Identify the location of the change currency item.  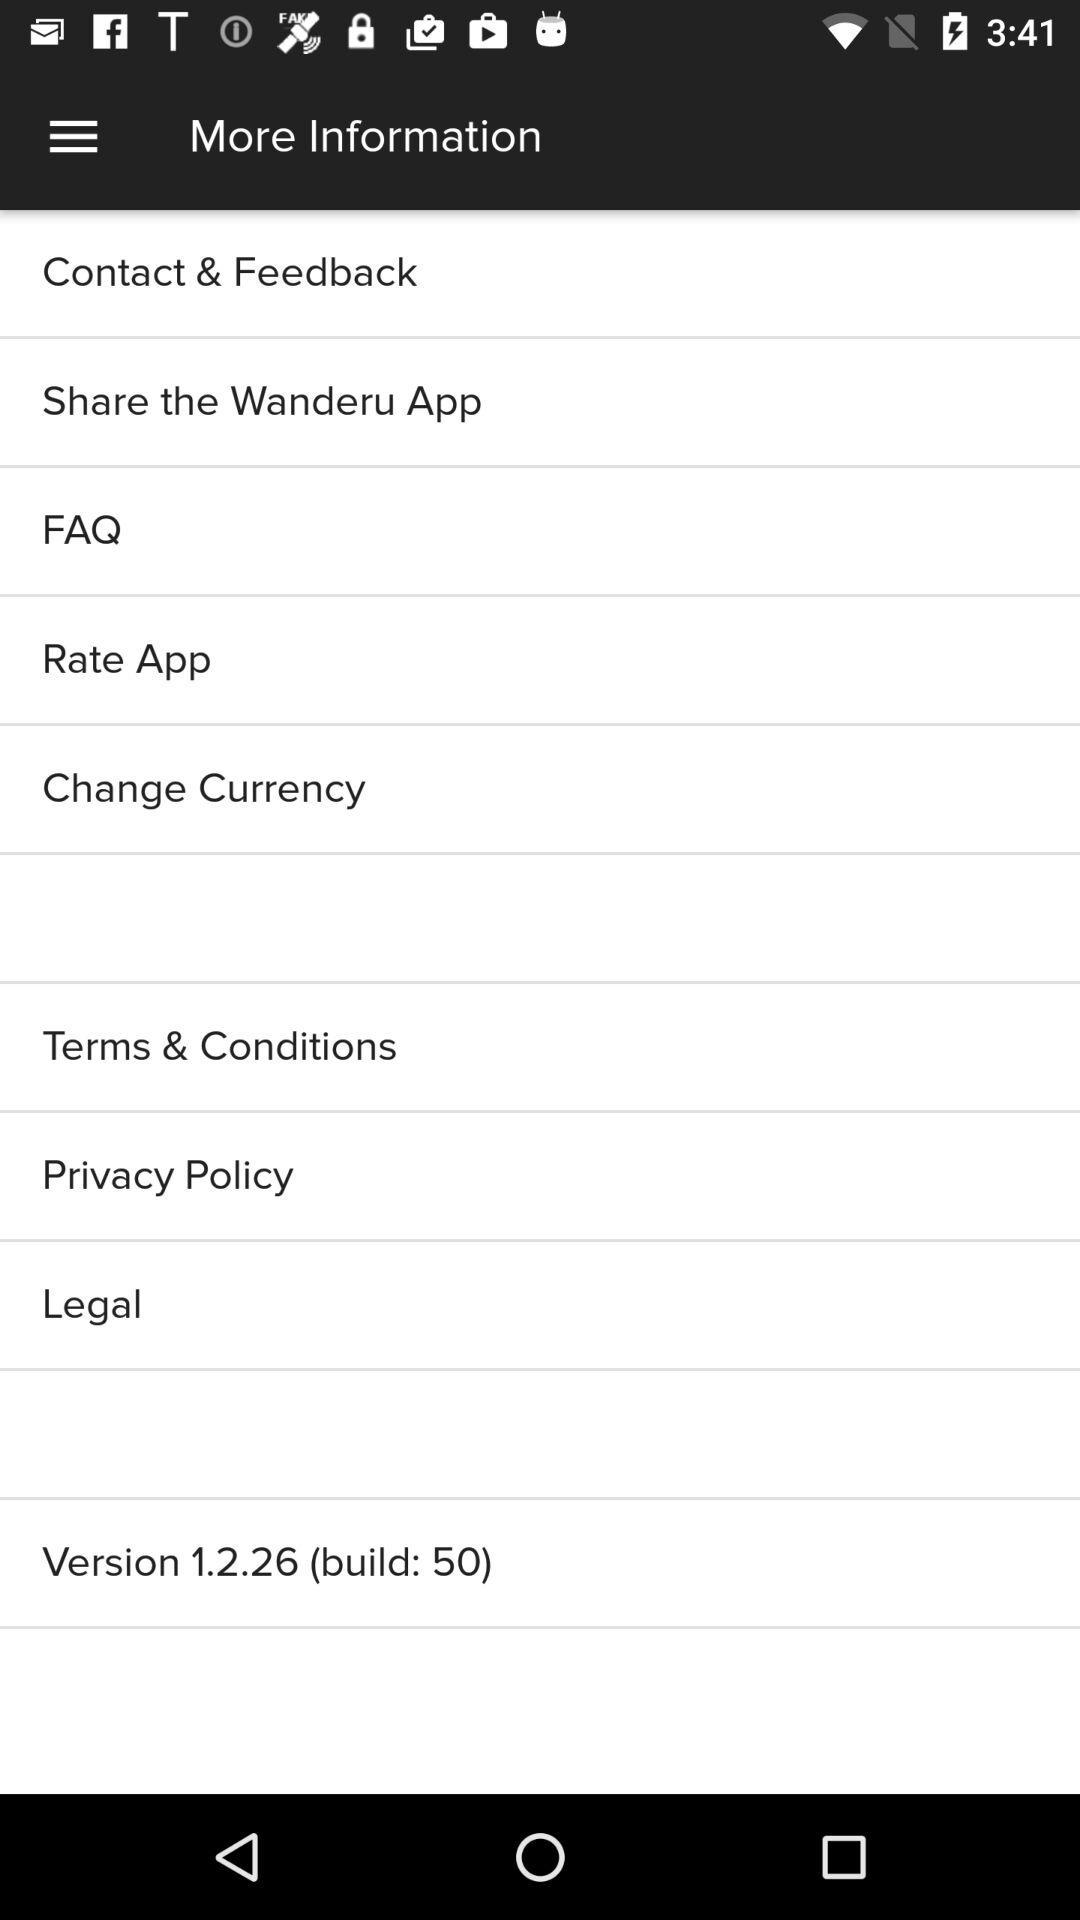
(540, 787).